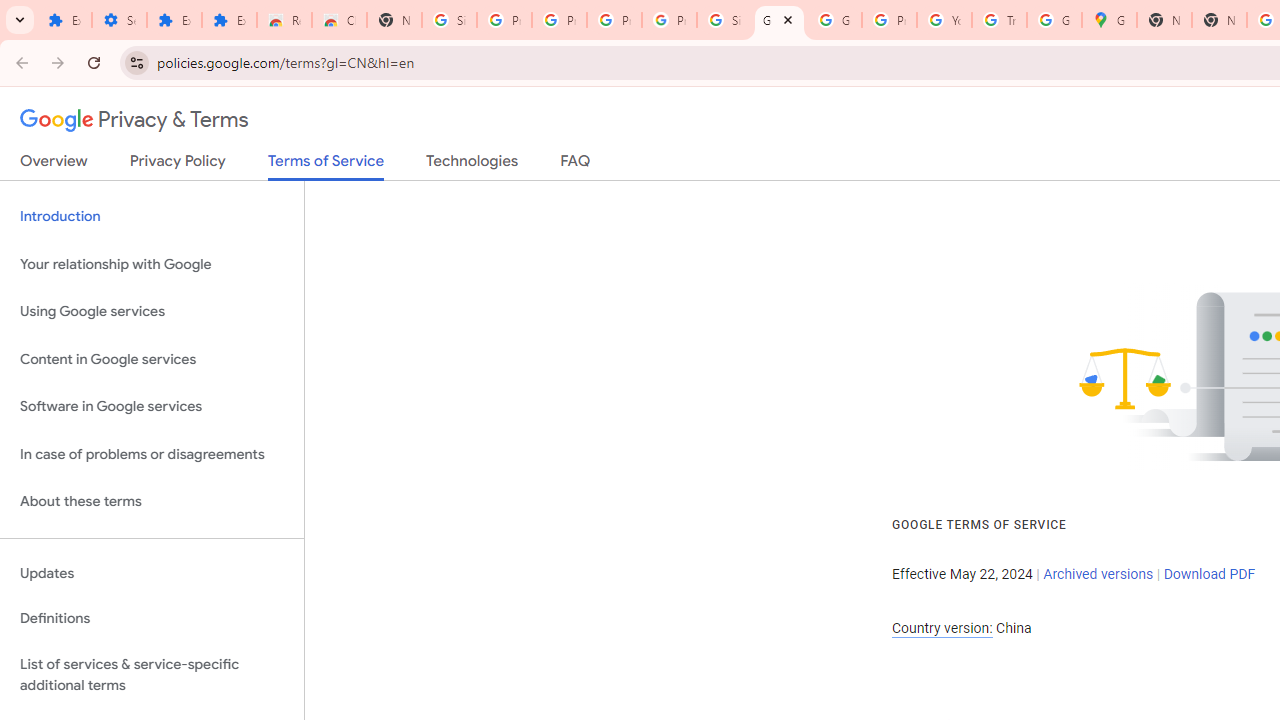 The width and height of the screenshot is (1280, 720). What do you see at coordinates (1218, 20) in the screenshot?
I see `'New Tab'` at bounding box center [1218, 20].